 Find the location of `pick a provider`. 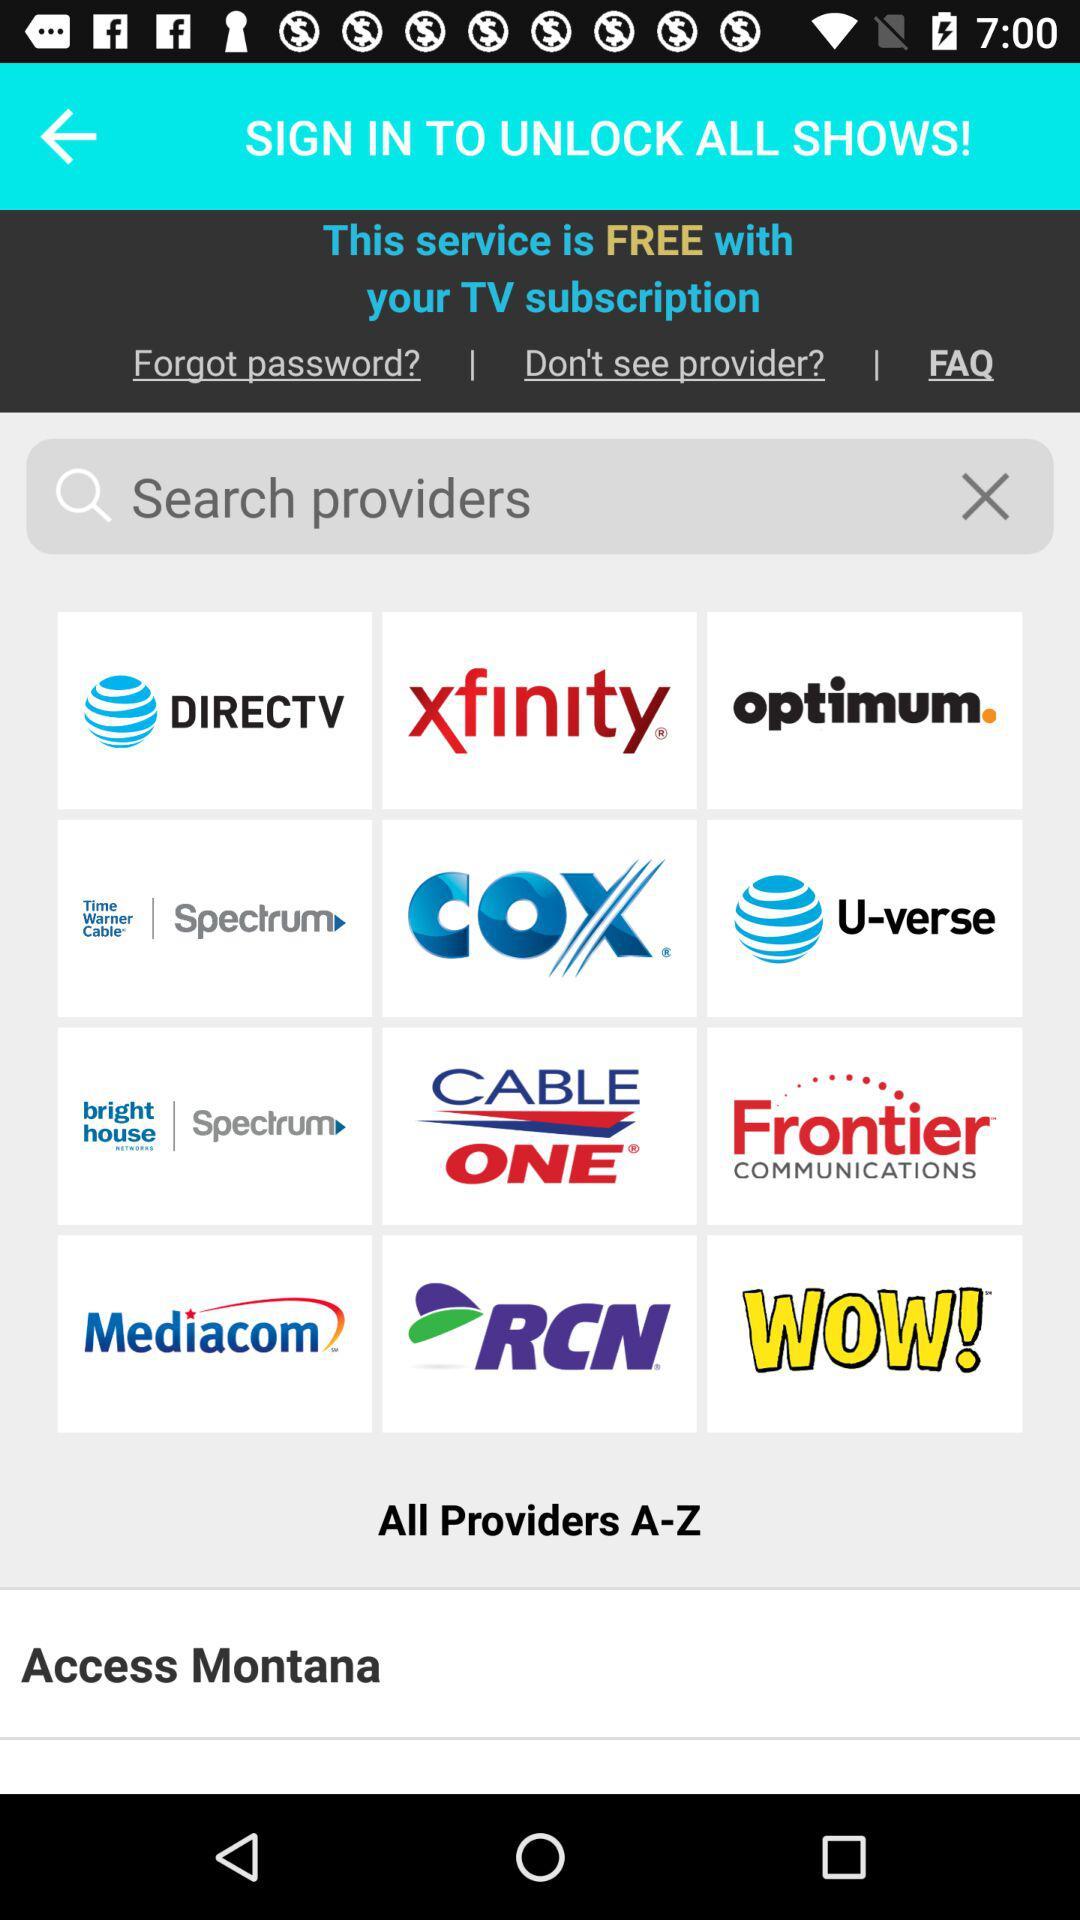

pick a provider is located at coordinates (538, 917).